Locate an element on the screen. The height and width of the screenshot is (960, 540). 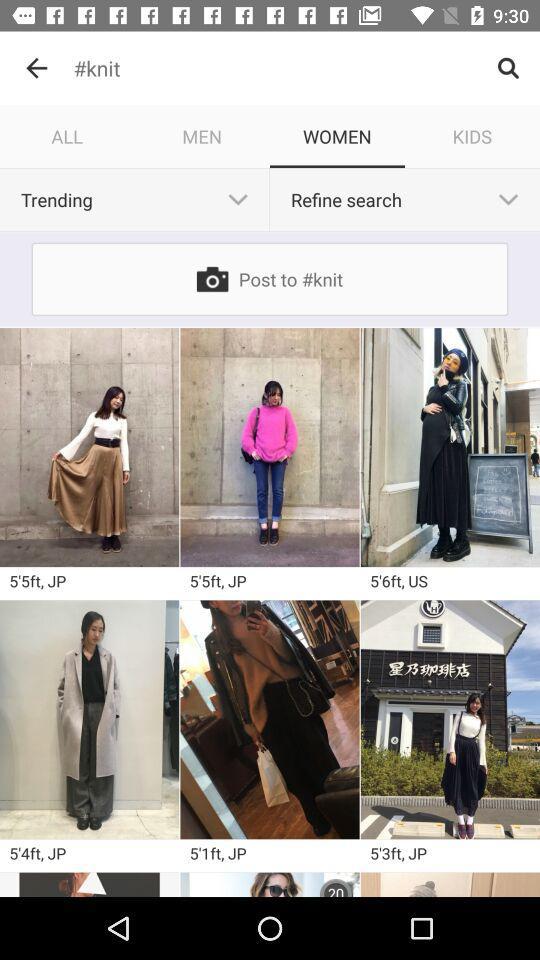
photo is located at coordinates (88, 883).